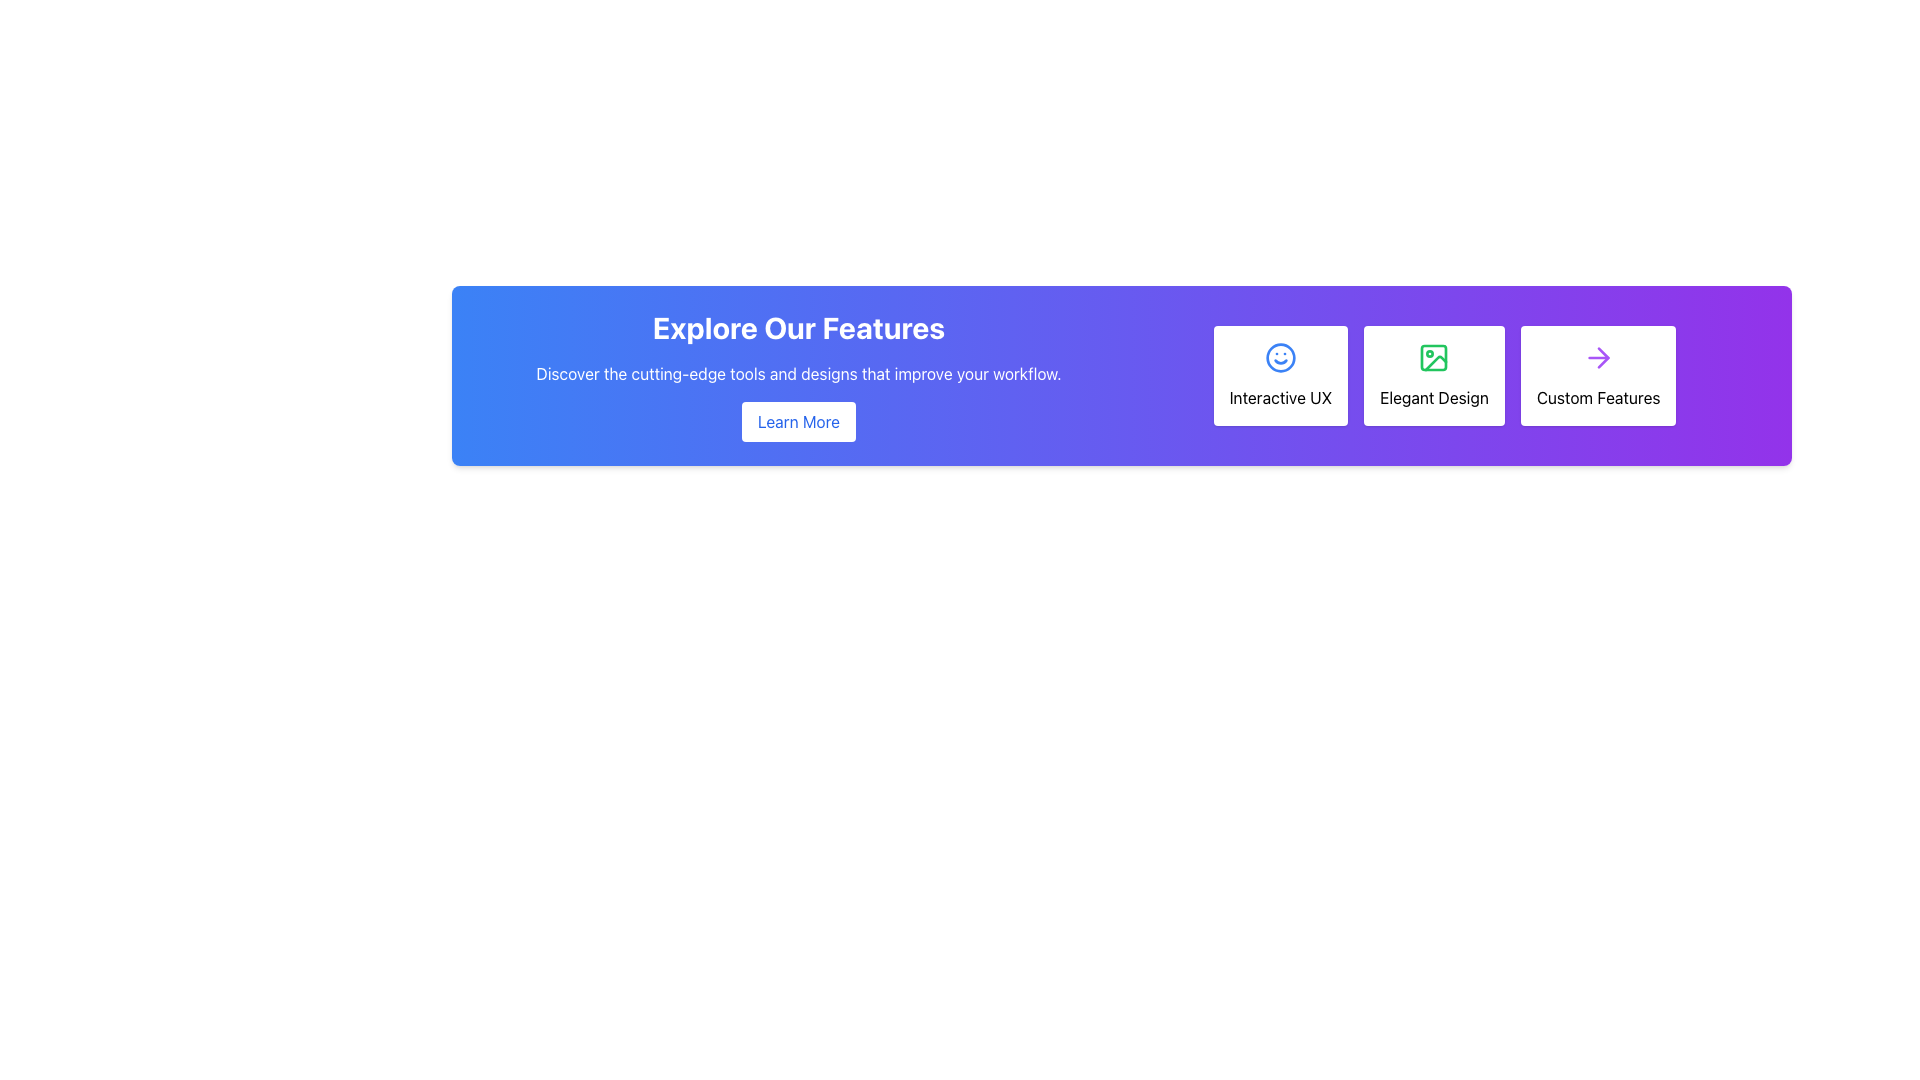  I want to click on the Informational Card which features a green icon of an image frame with a sun and the text 'Elegant Design' in bold, located between 'Interactive UX' and 'Custom Features', so click(1444, 375).